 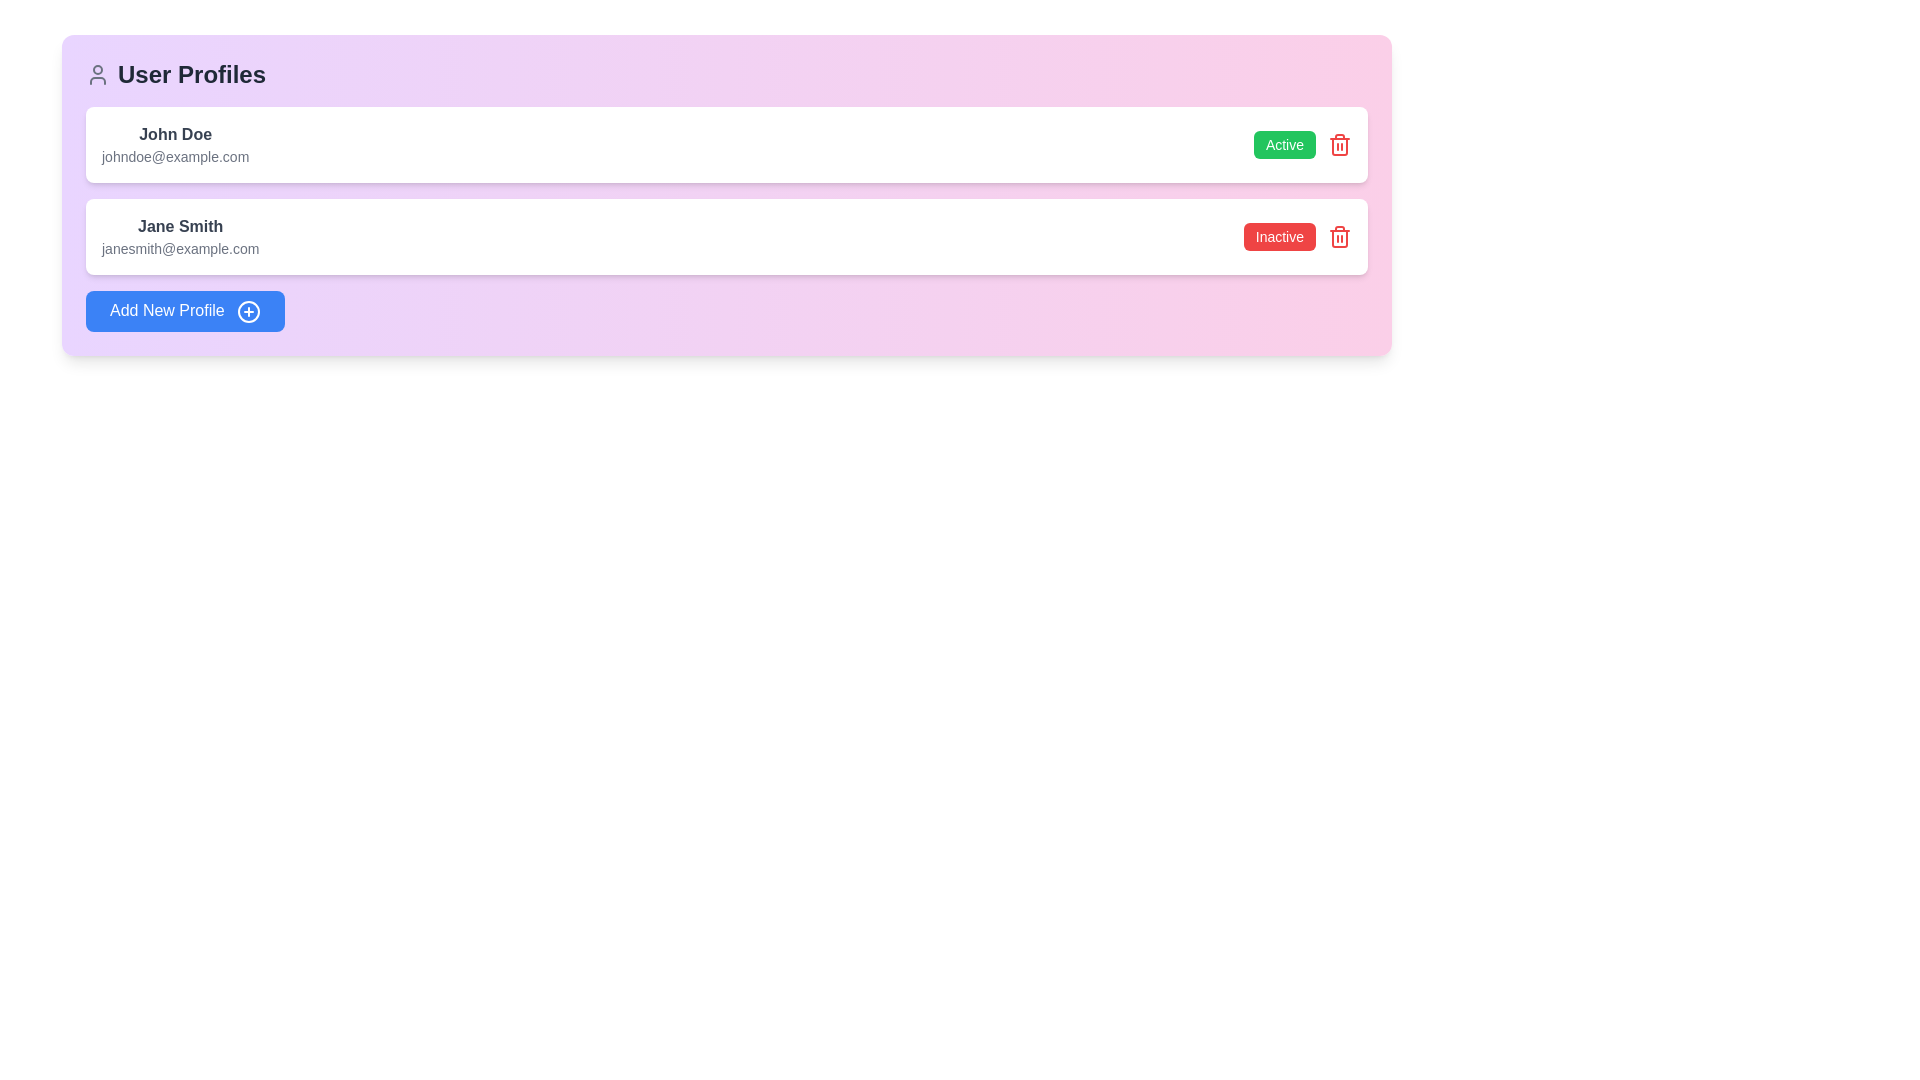 I want to click on the text label displaying 'Jane Smith' in bold dark gray font, which is positioned above the email address 'janesmith@example.com', so click(x=180, y=226).